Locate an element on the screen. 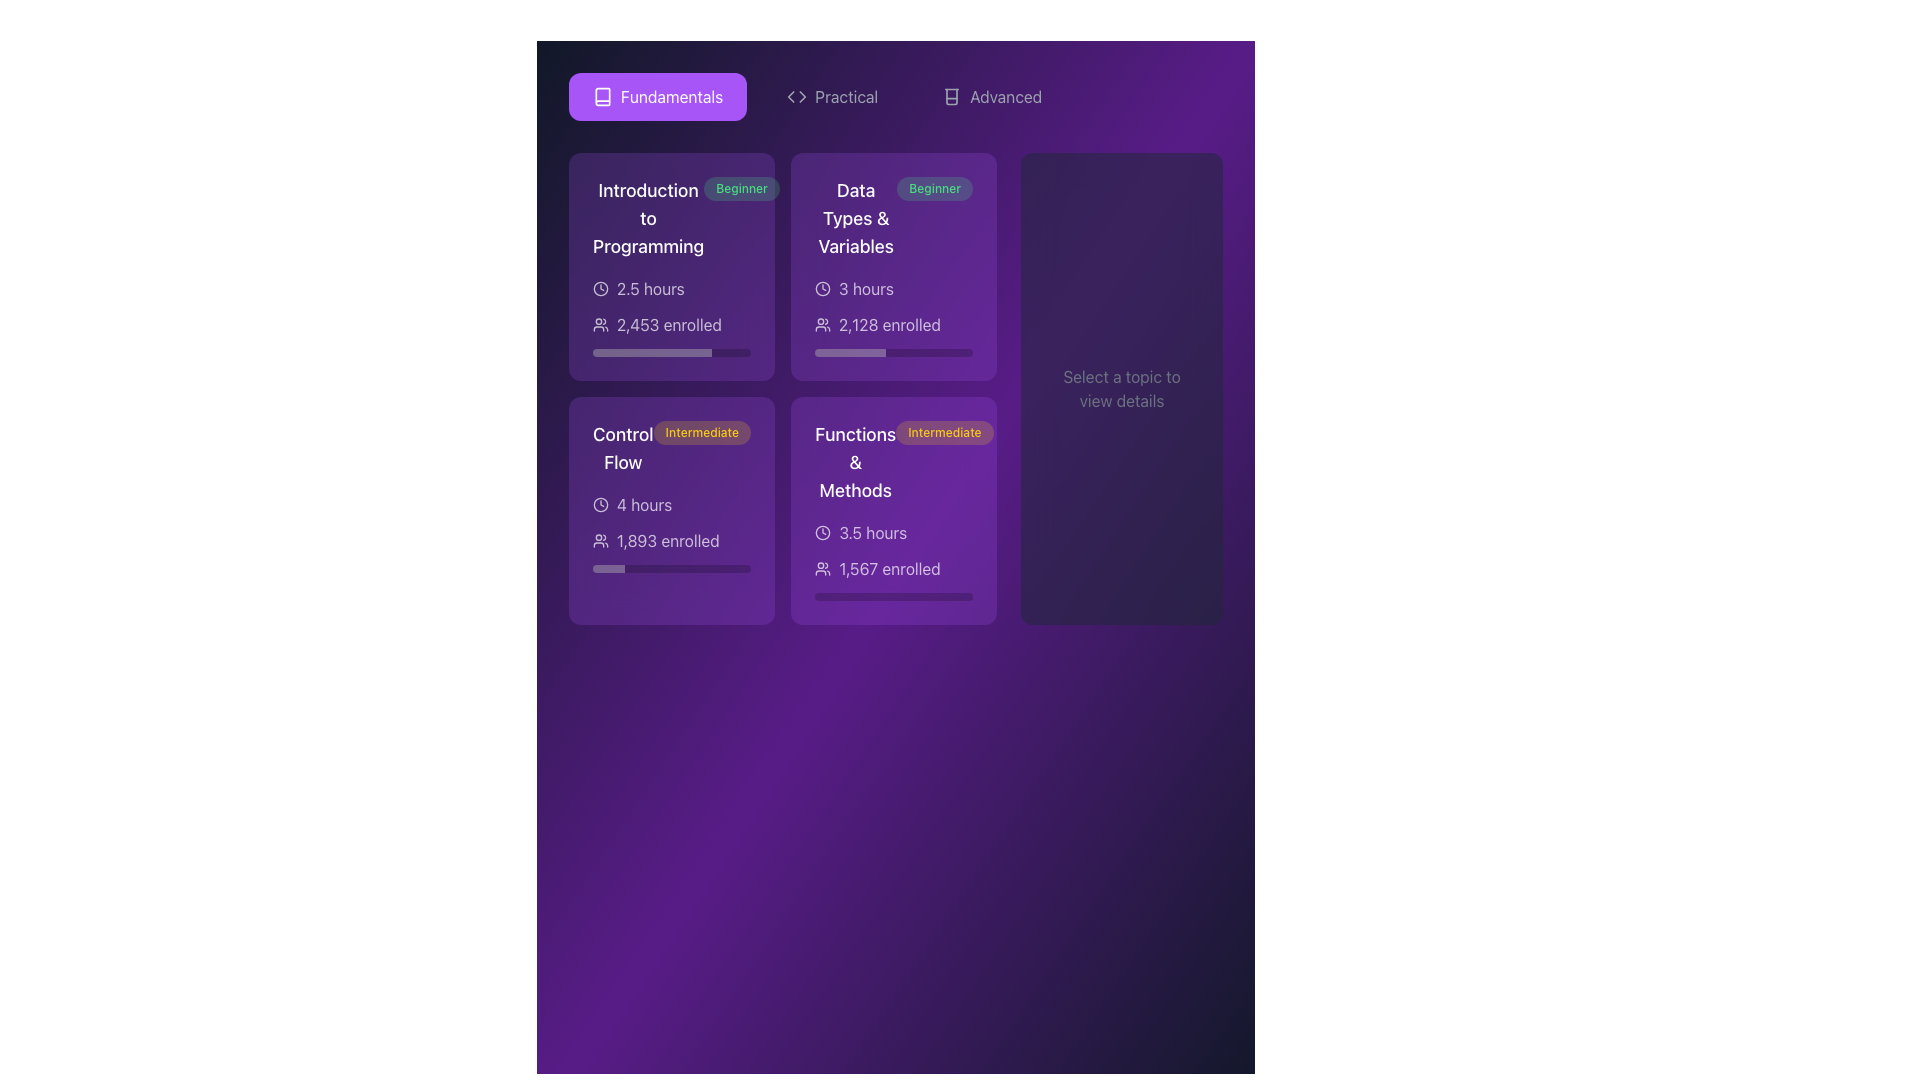  the 'Intermediate' difficulty level label, which is positioned to the right of the 'Functions & Methods' text in the second row, second column of the grid layout is located at coordinates (943, 431).